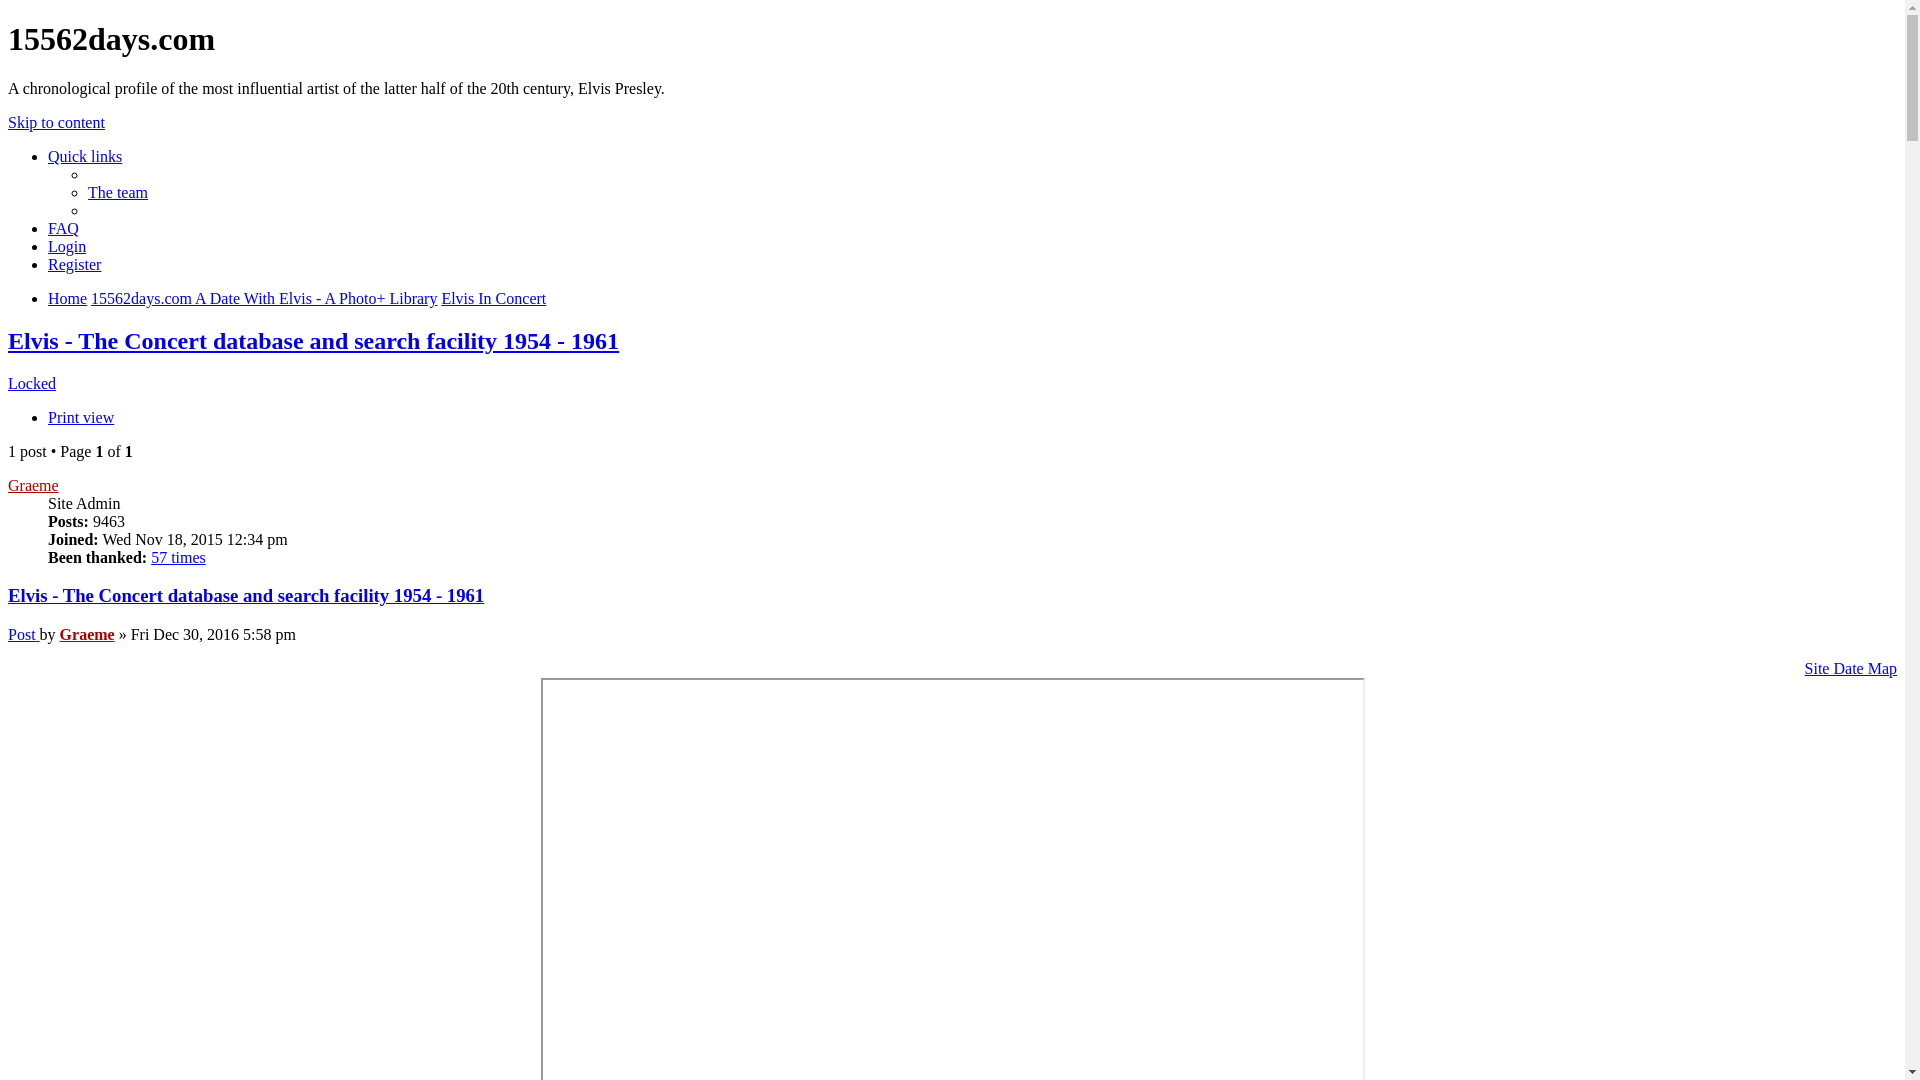 This screenshot has width=1920, height=1080. What do you see at coordinates (84, 155) in the screenshot?
I see `'Quick links'` at bounding box center [84, 155].